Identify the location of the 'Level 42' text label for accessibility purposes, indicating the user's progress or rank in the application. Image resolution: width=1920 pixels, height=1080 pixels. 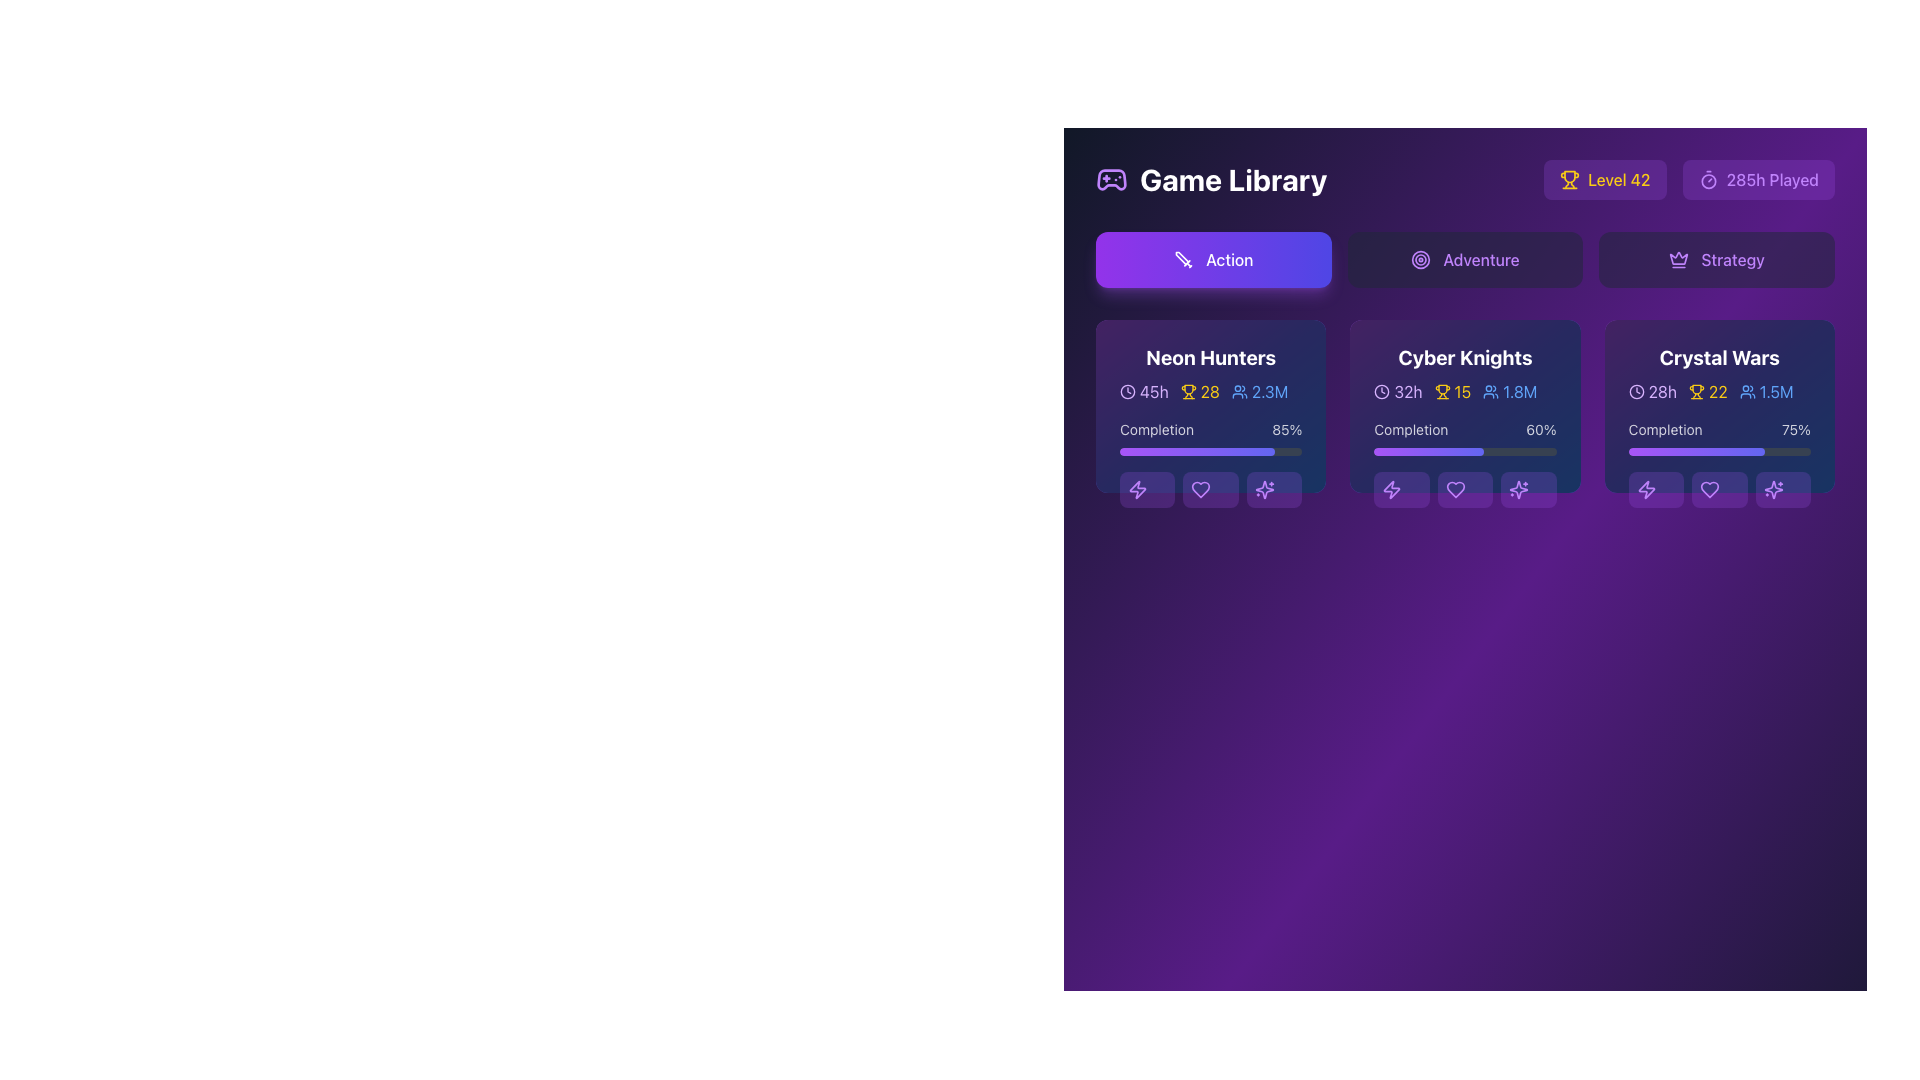
(1619, 180).